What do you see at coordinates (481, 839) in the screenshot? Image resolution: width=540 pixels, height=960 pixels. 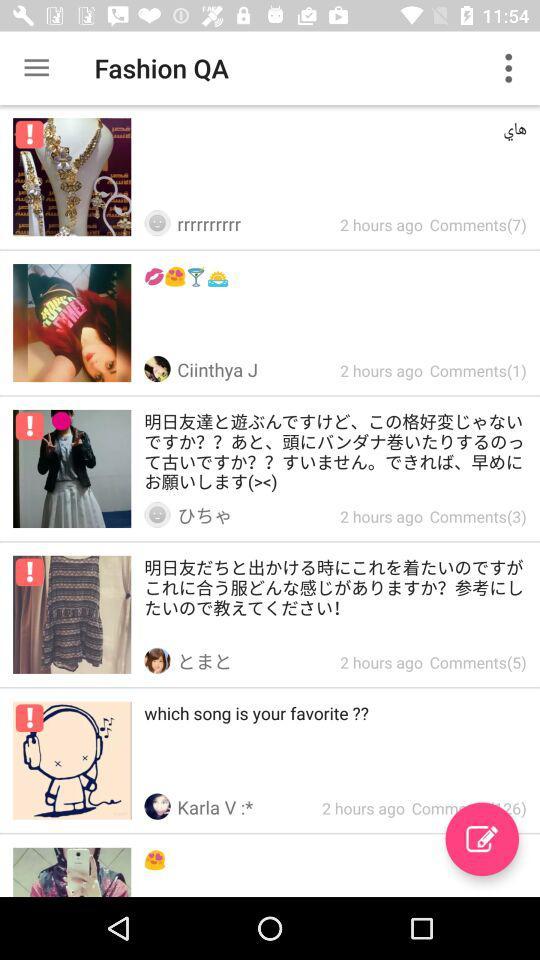 I see `the edit icon` at bounding box center [481, 839].